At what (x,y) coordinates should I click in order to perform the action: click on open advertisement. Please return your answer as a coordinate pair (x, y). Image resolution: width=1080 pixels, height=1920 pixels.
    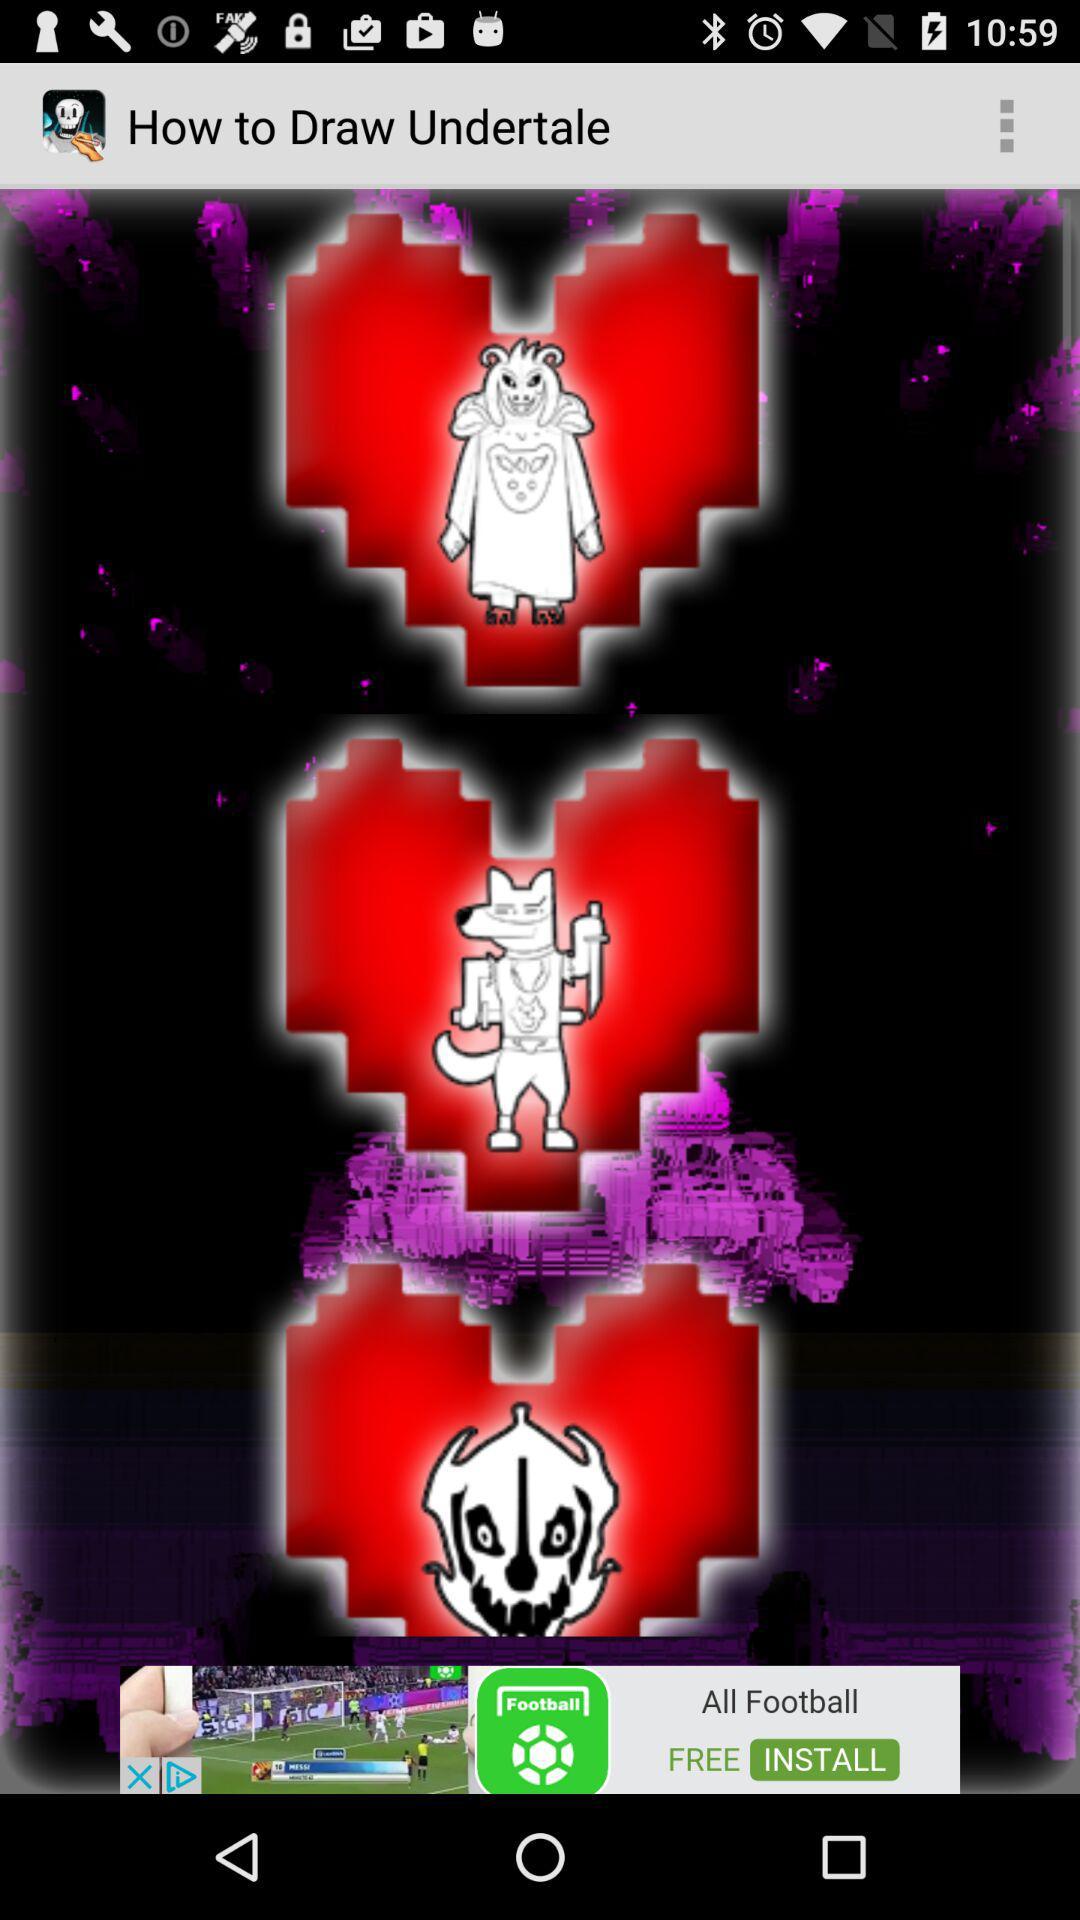
    Looking at the image, I should click on (540, 1727).